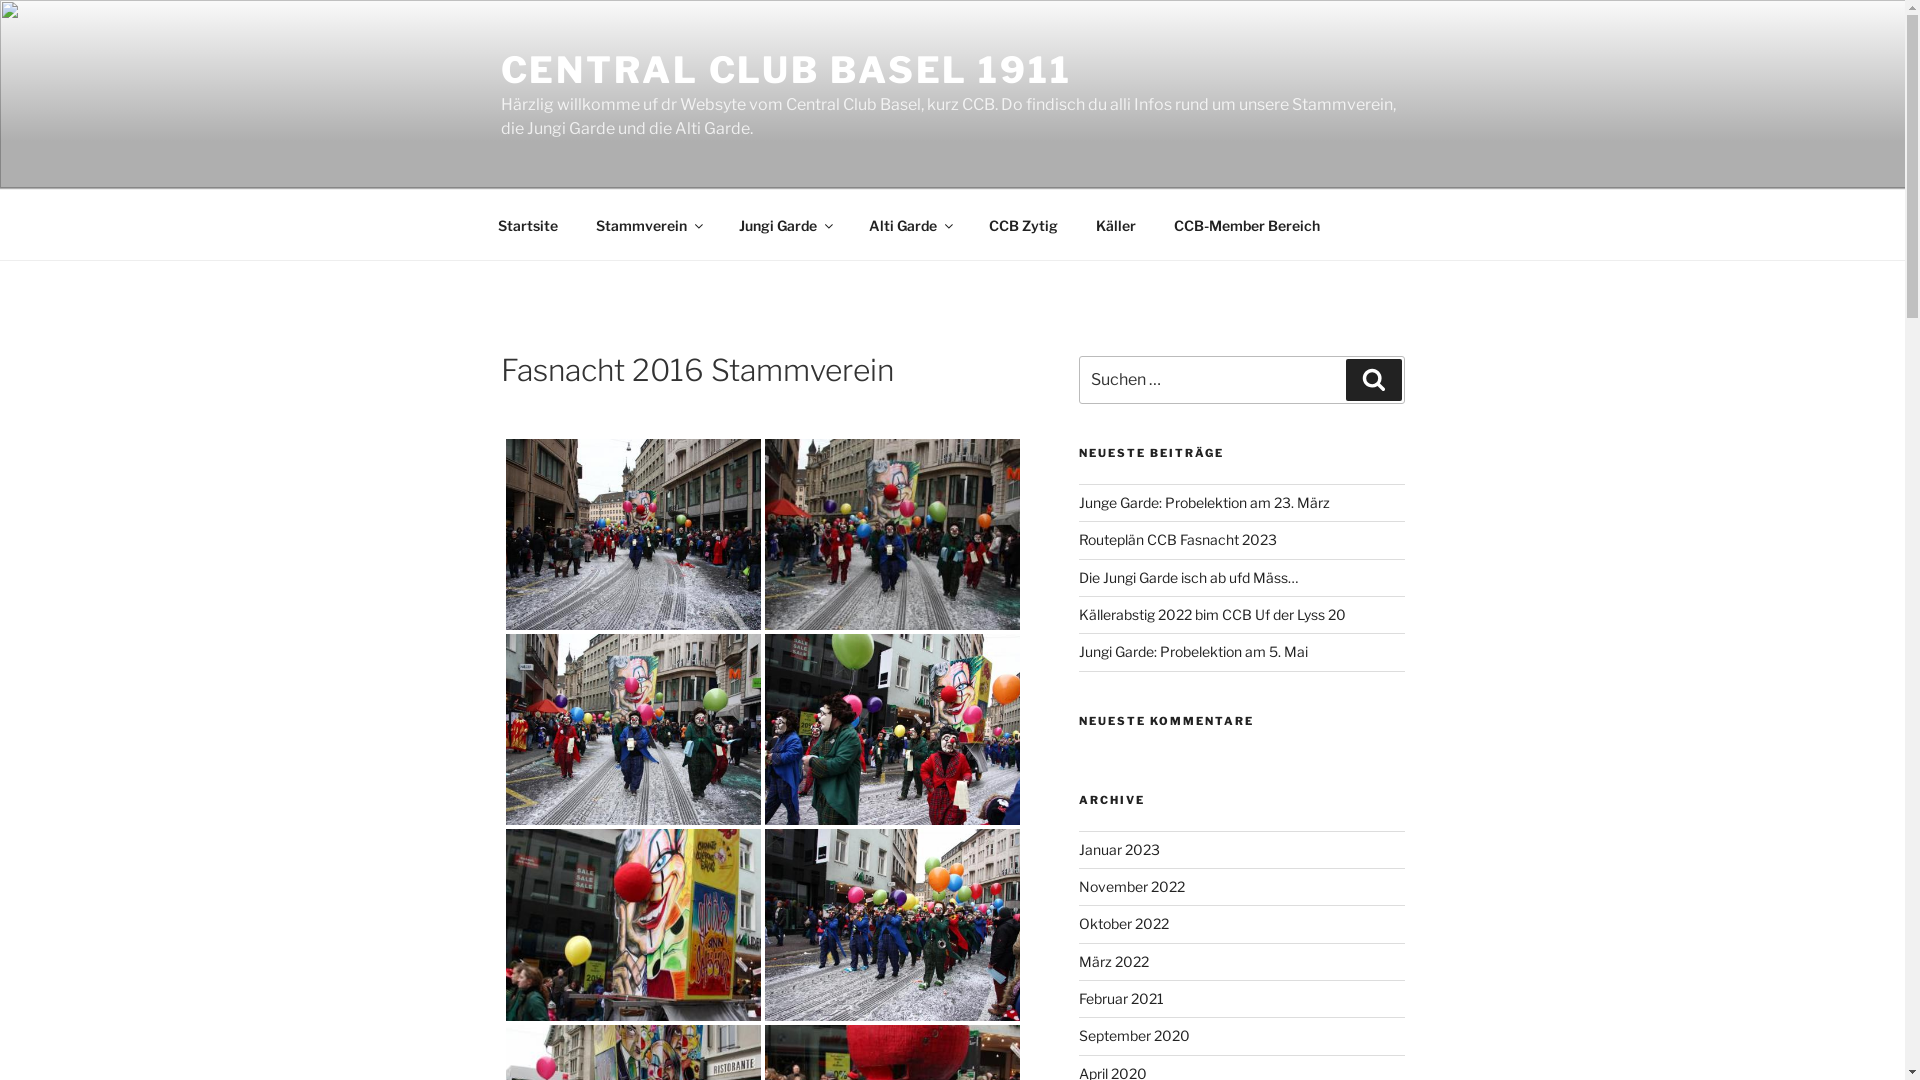 The width and height of the screenshot is (1920, 1080). I want to click on 'Startsite', so click(527, 224).